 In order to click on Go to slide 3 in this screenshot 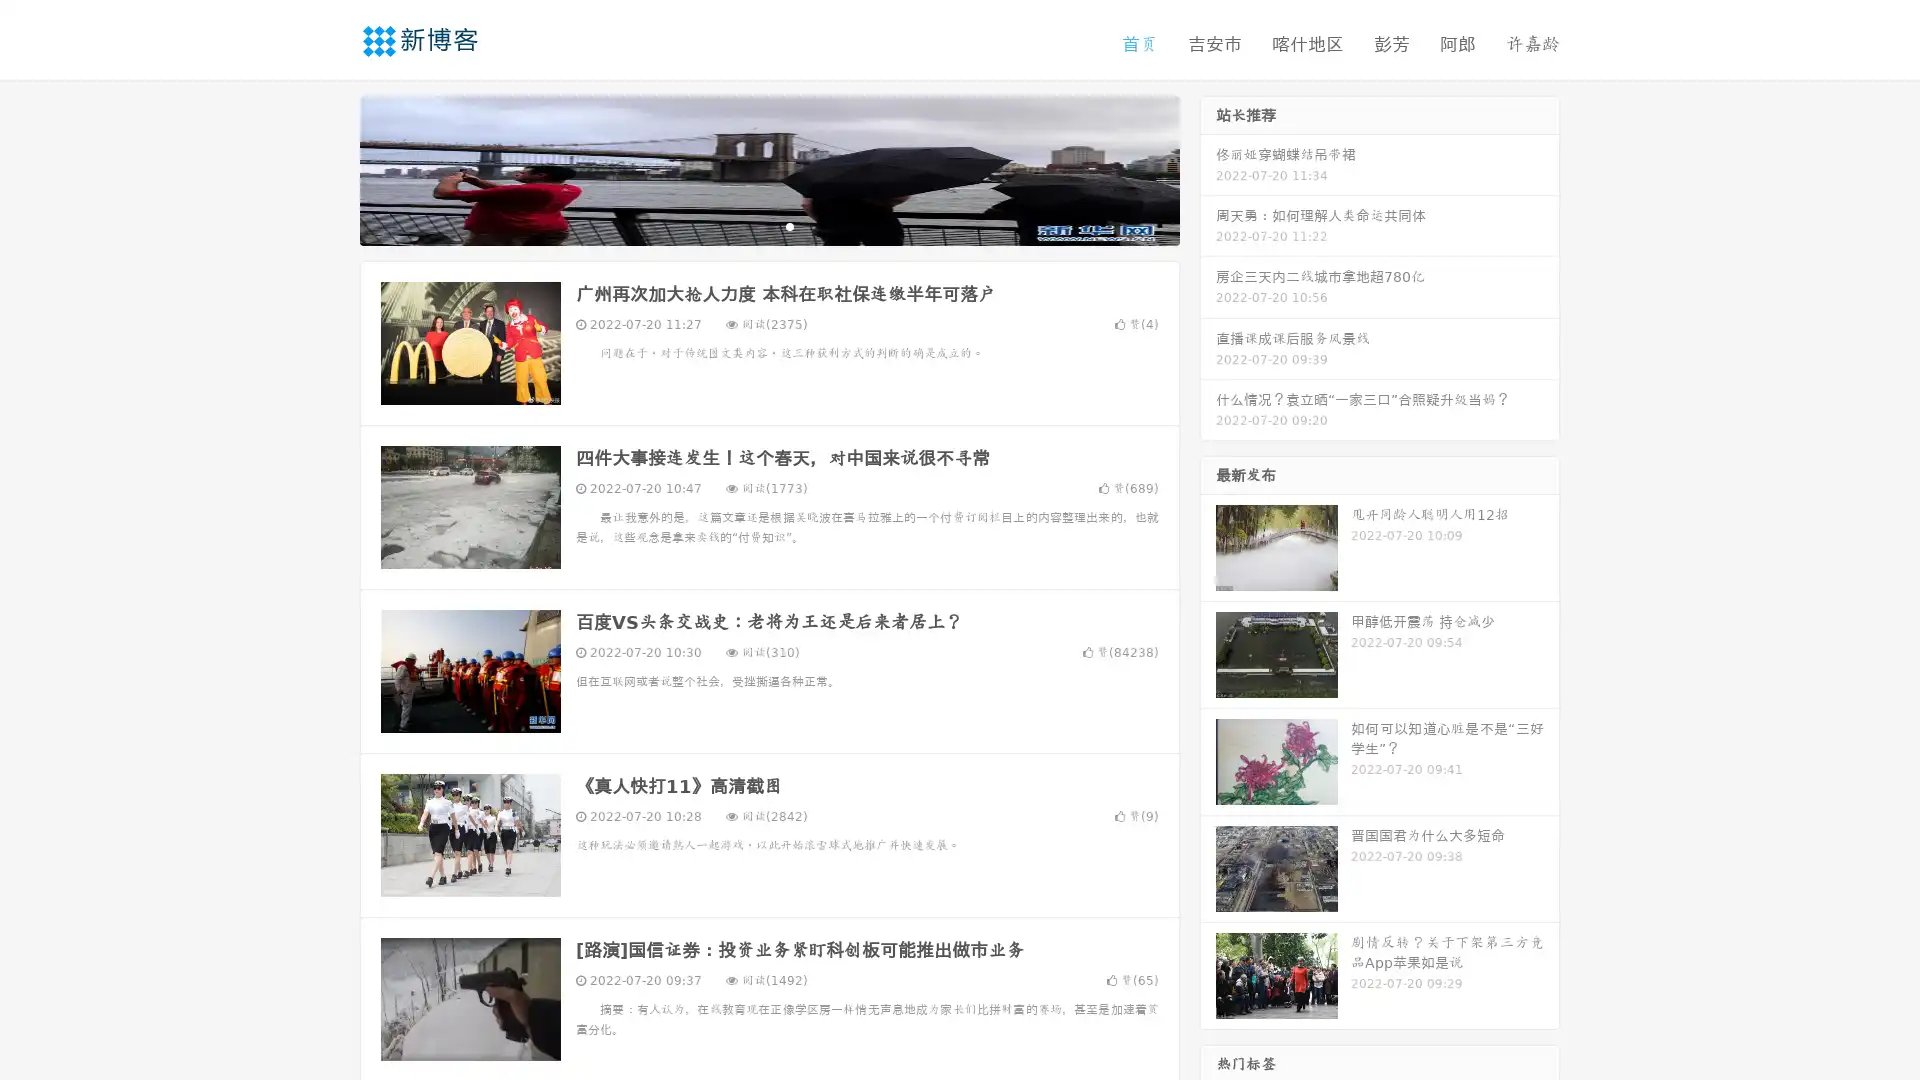, I will do `click(789, 225)`.